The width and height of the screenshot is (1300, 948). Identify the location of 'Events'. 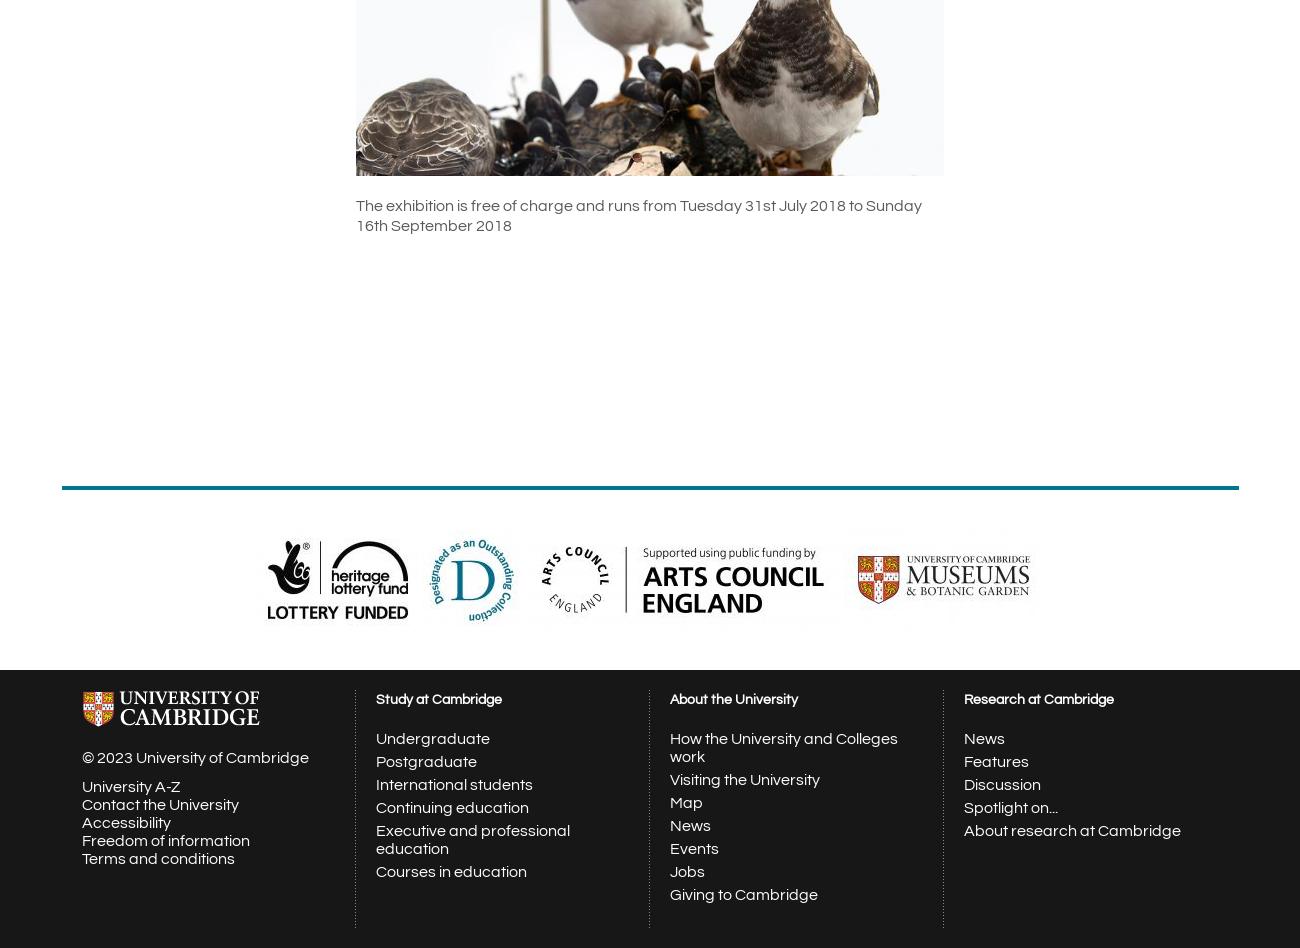
(693, 848).